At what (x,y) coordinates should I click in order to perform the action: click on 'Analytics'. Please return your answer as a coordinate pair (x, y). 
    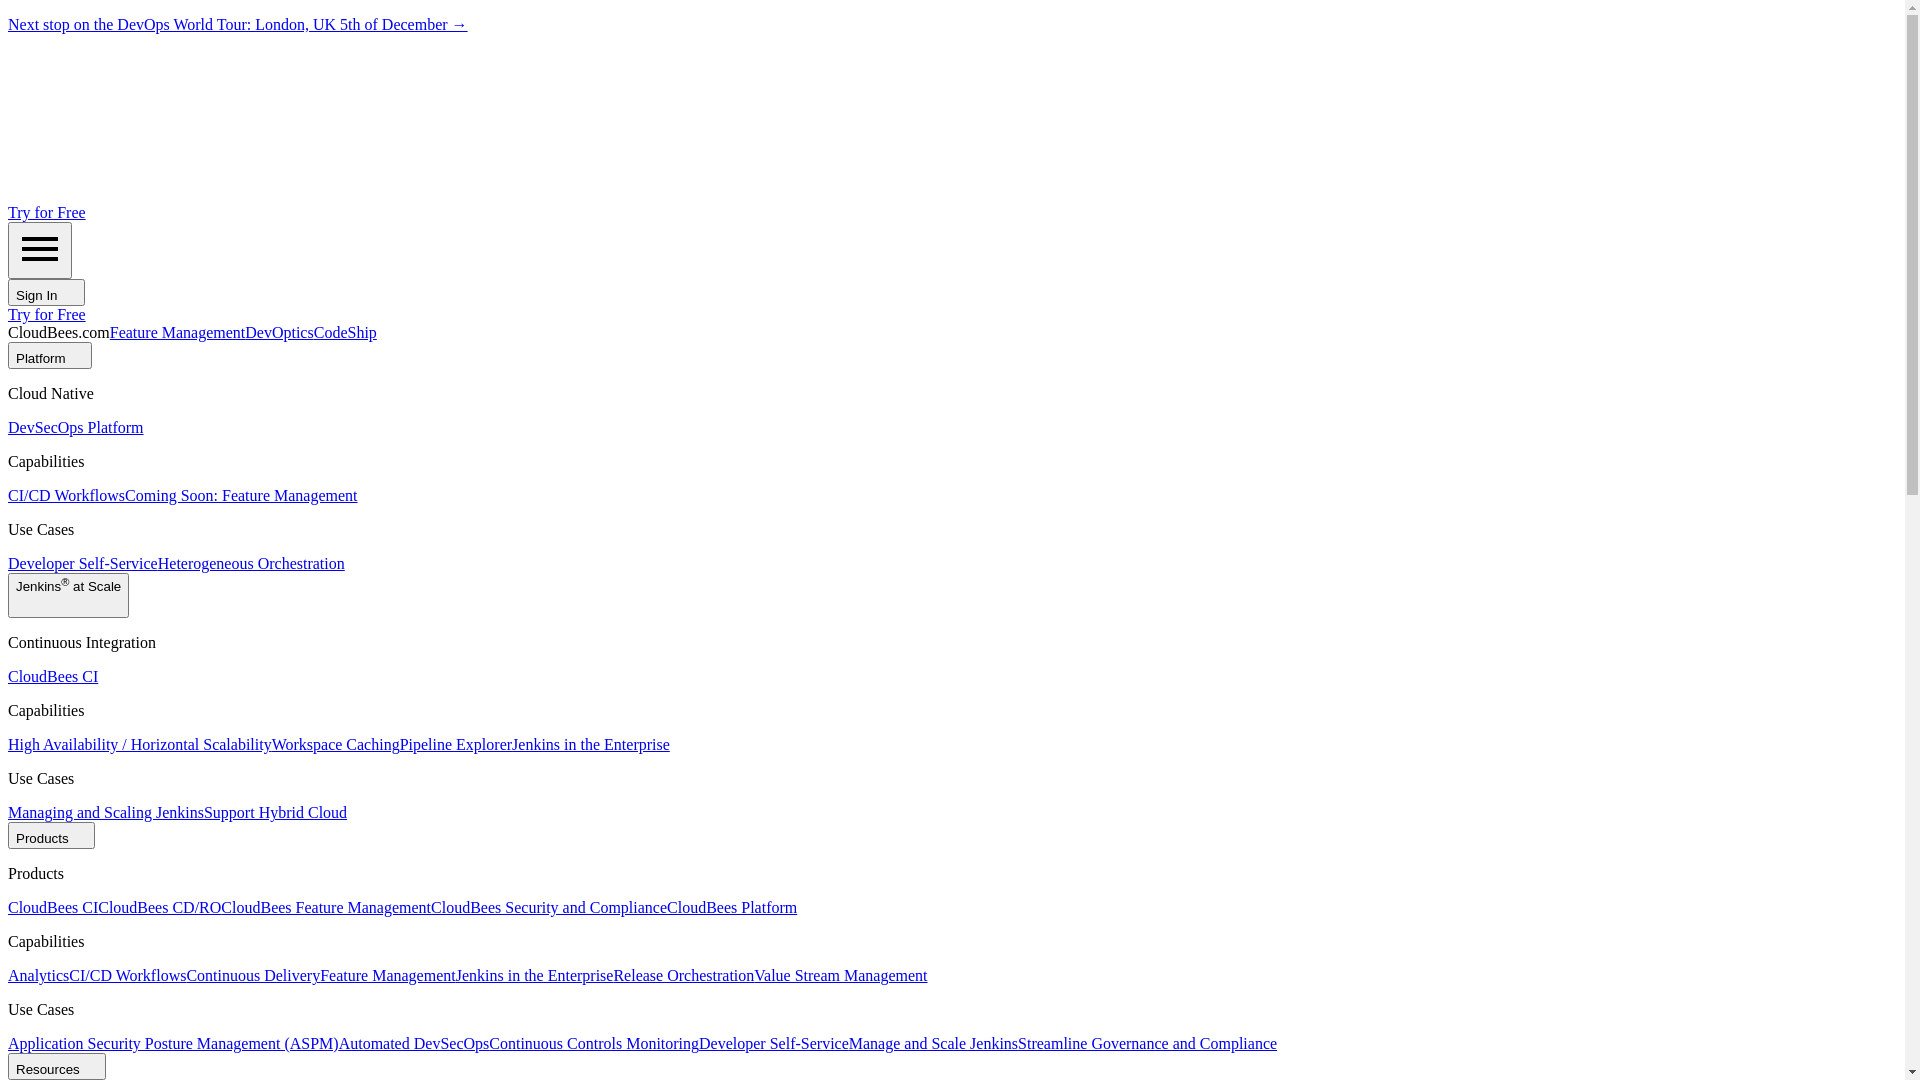
    Looking at the image, I should click on (38, 974).